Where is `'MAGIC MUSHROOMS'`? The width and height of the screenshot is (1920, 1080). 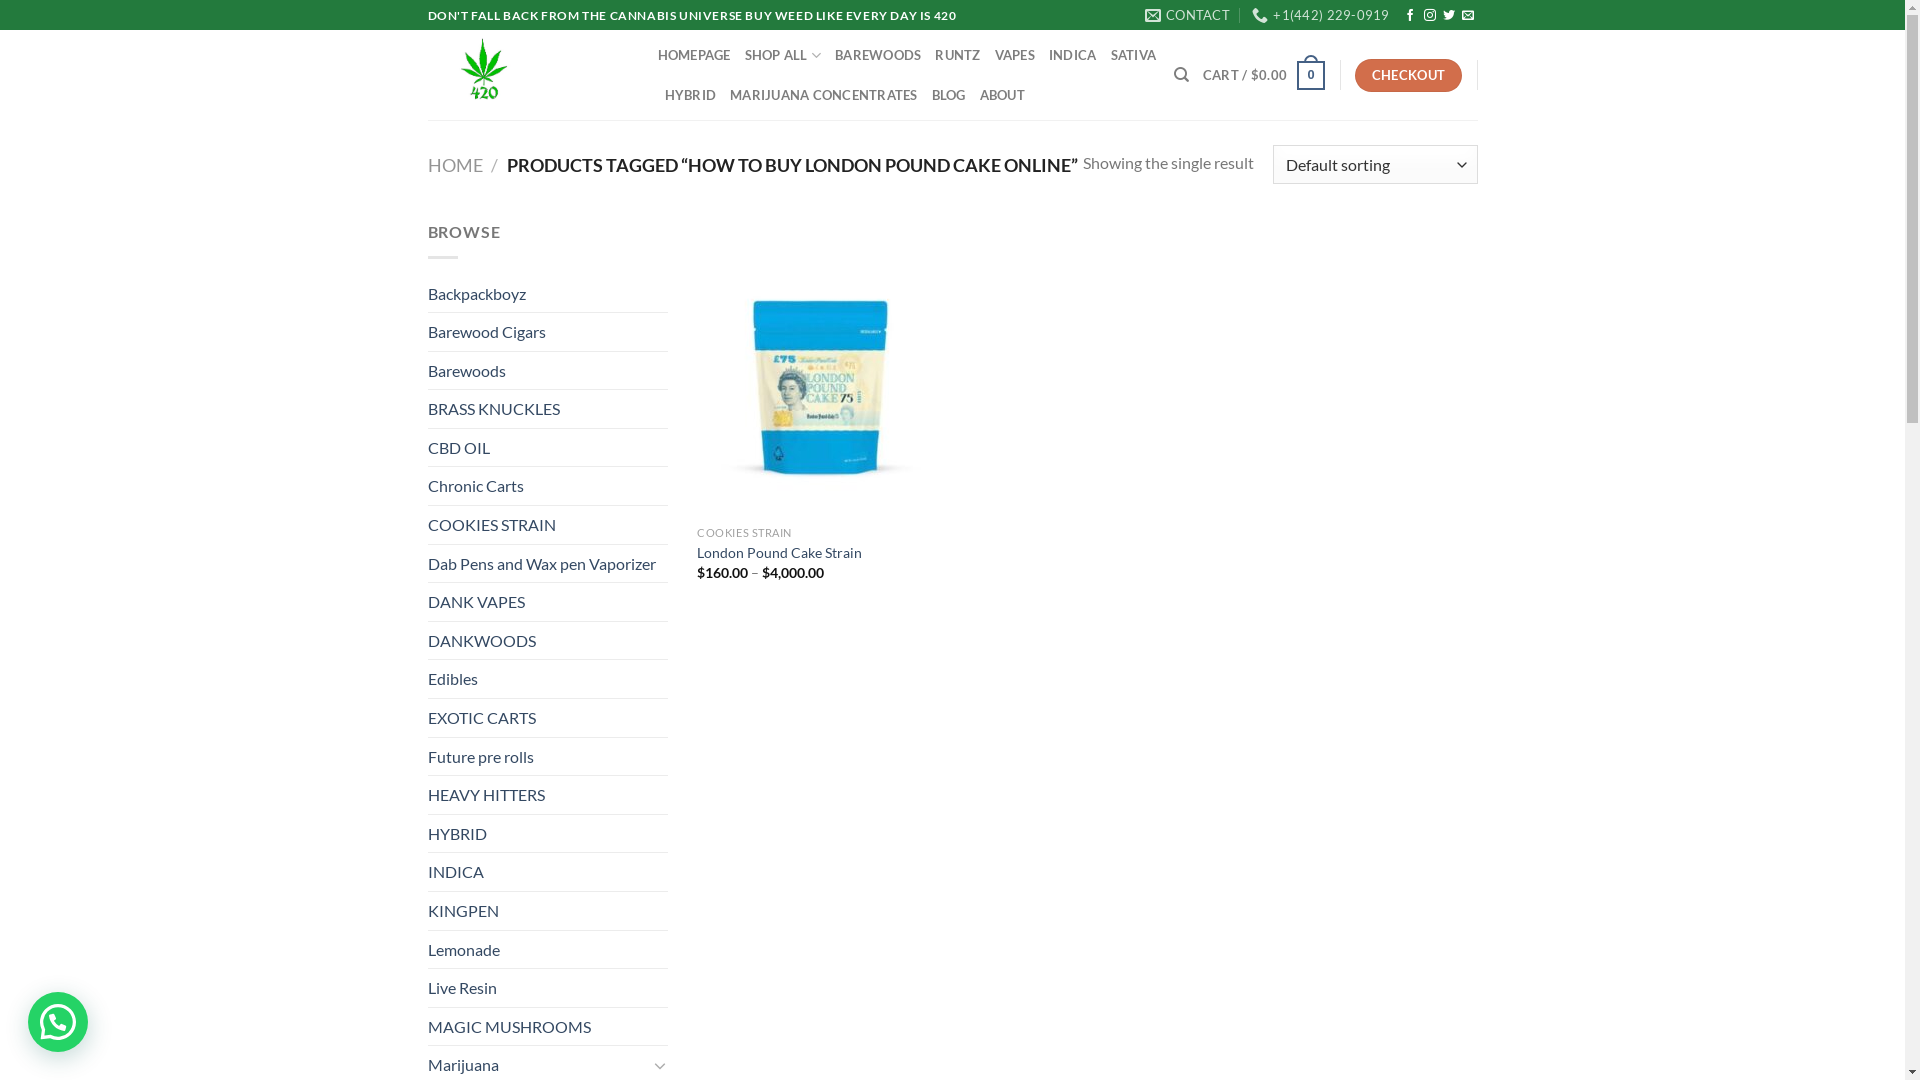 'MAGIC MUSHROOMS' is located at coordinates (547, 1026).